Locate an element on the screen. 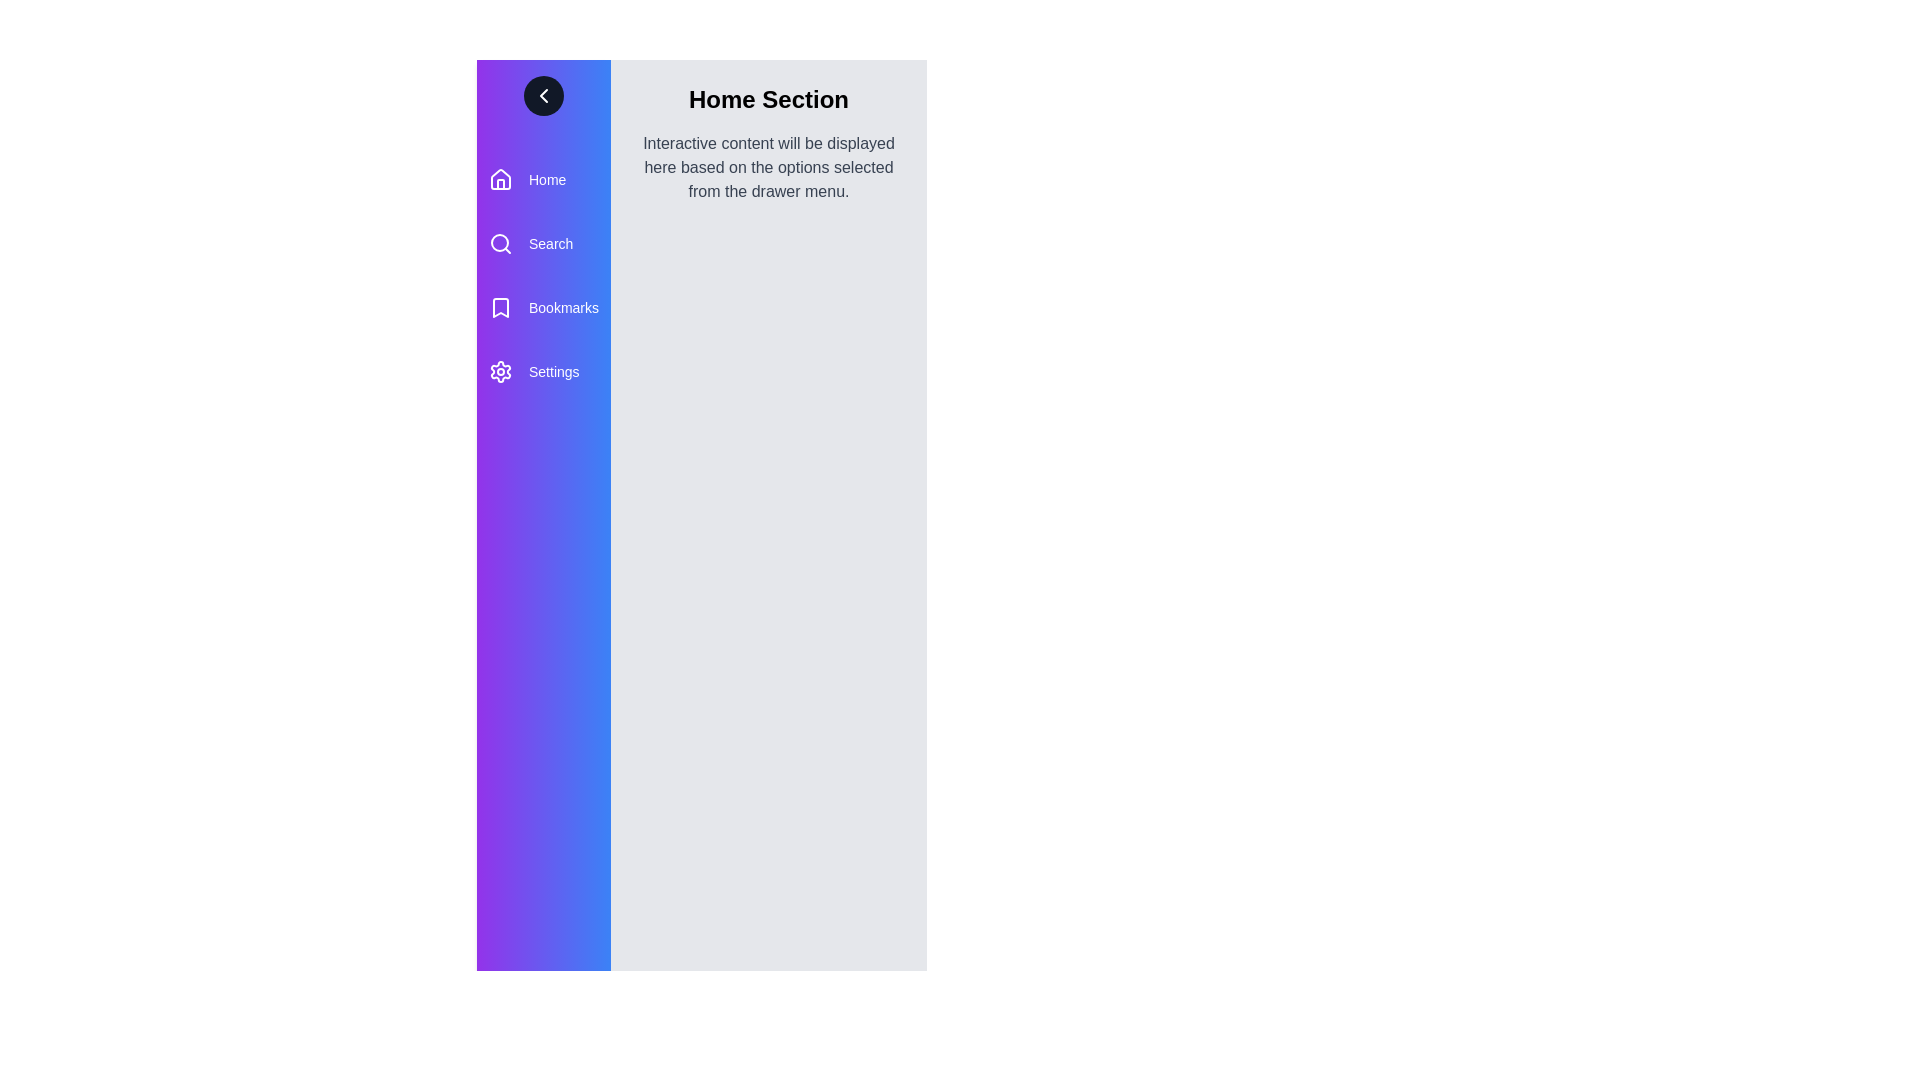 The width and height of the screenshot is (1920, 1080). the menu item Bookmarks is located at coordinates (543, 308).